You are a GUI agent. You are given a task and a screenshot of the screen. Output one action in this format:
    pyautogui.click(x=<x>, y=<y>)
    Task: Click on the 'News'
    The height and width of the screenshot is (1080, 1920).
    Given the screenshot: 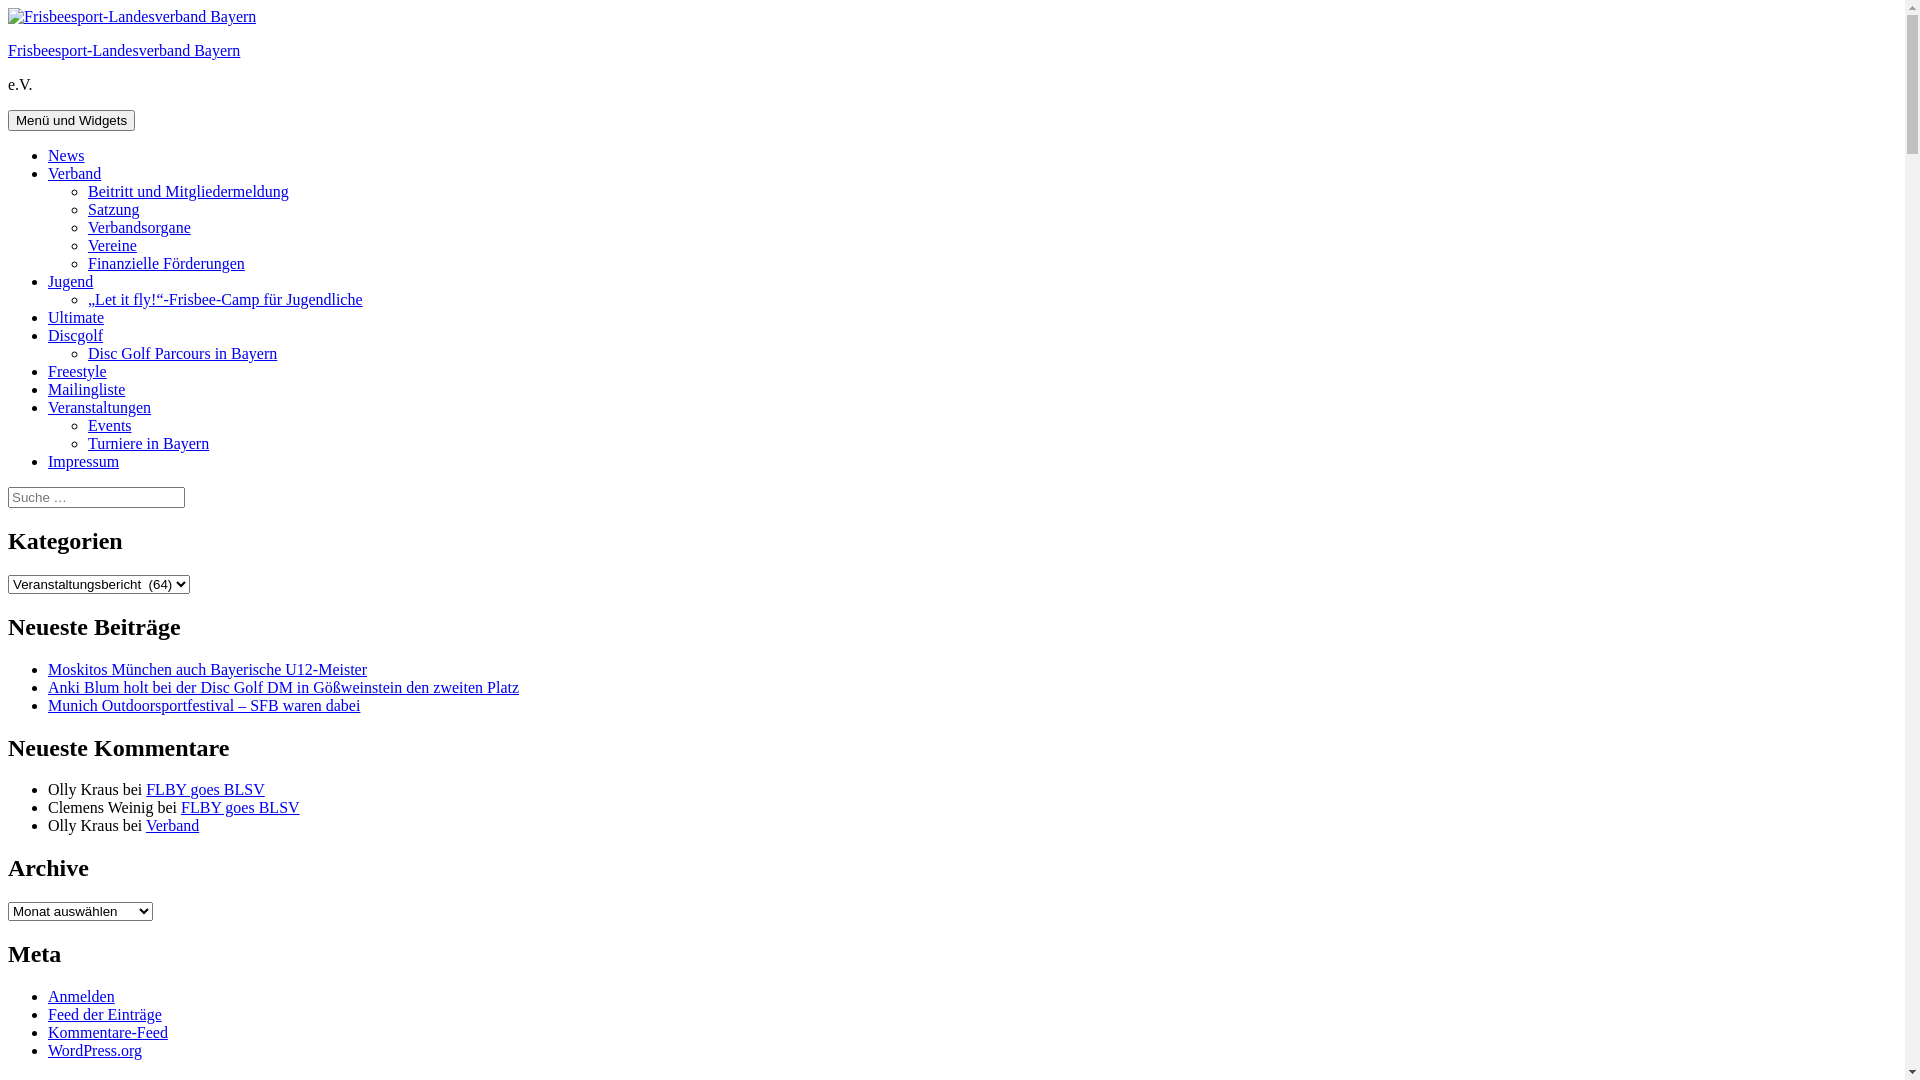 What is the action you would take?
    pyautogui.click(x=66, y=154)
    